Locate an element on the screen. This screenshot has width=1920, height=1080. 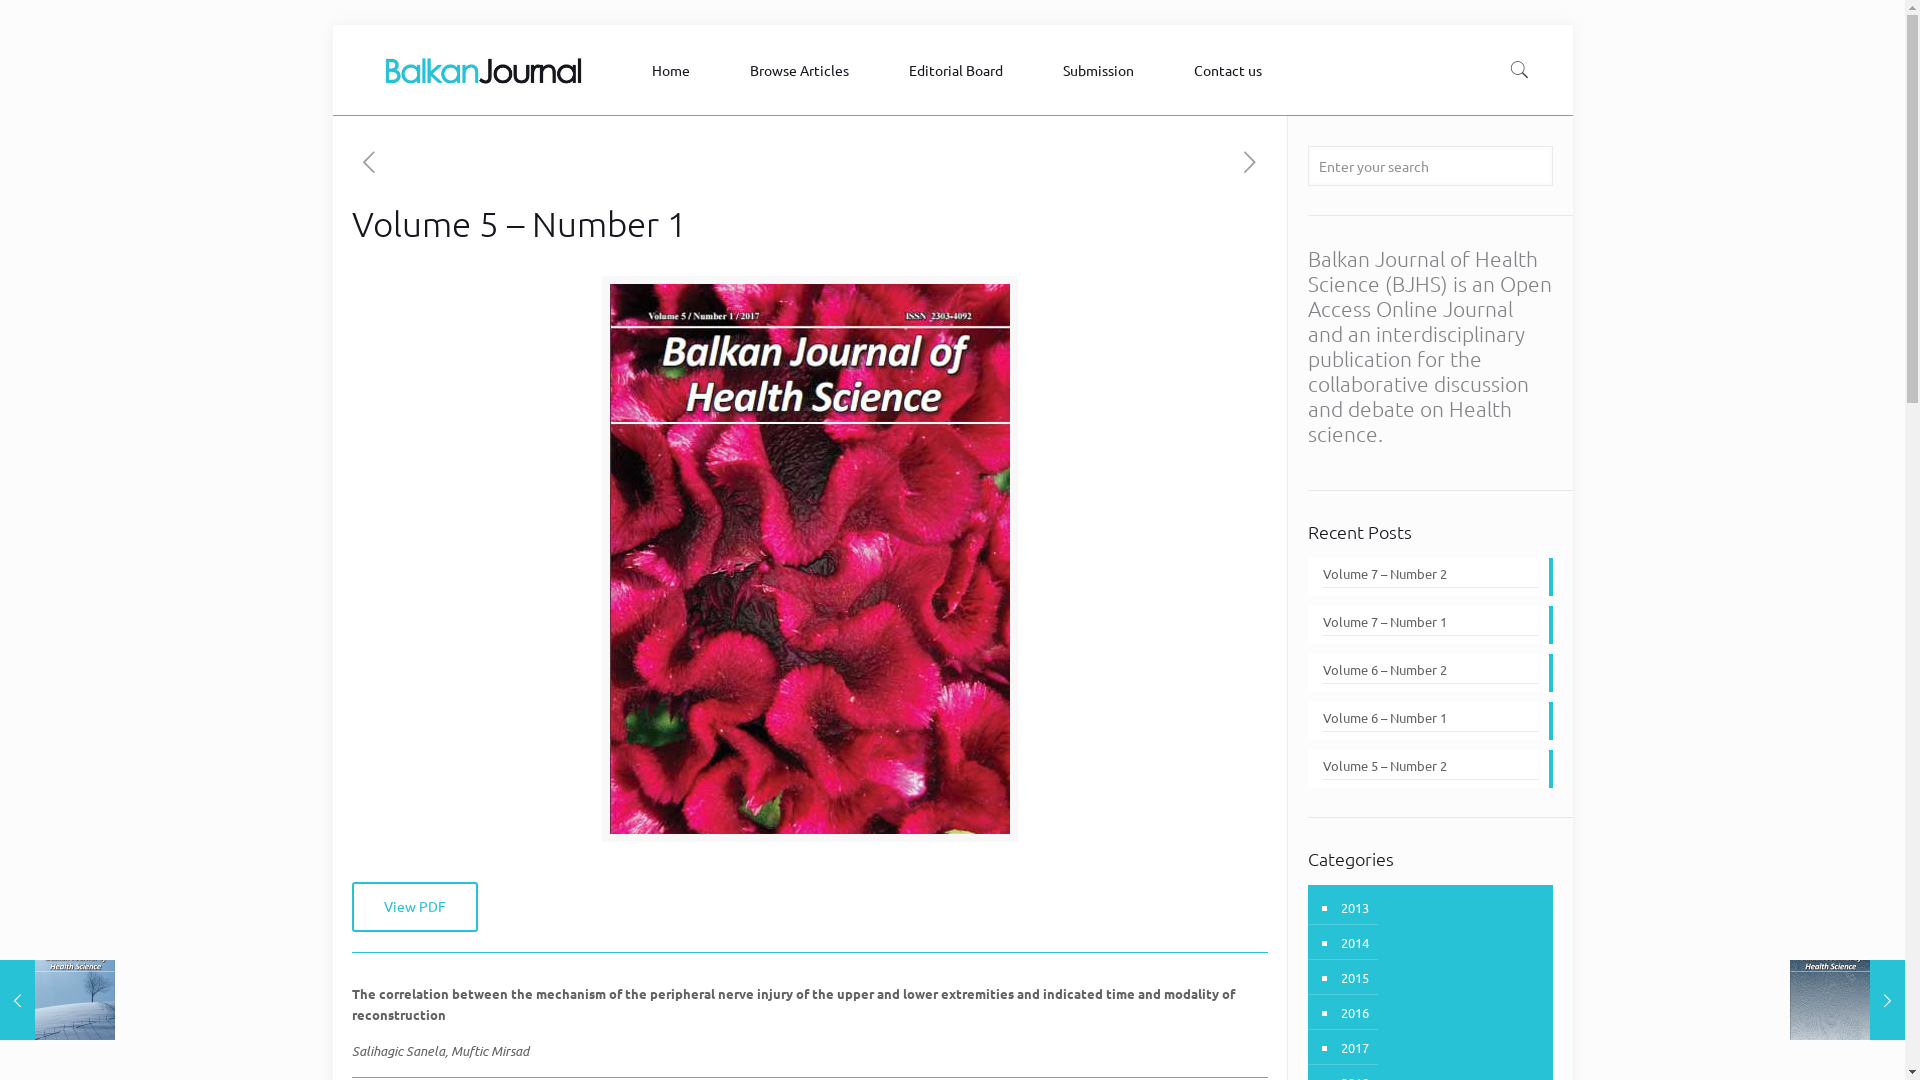
'Submission' is located at coordinates (1102, 68).